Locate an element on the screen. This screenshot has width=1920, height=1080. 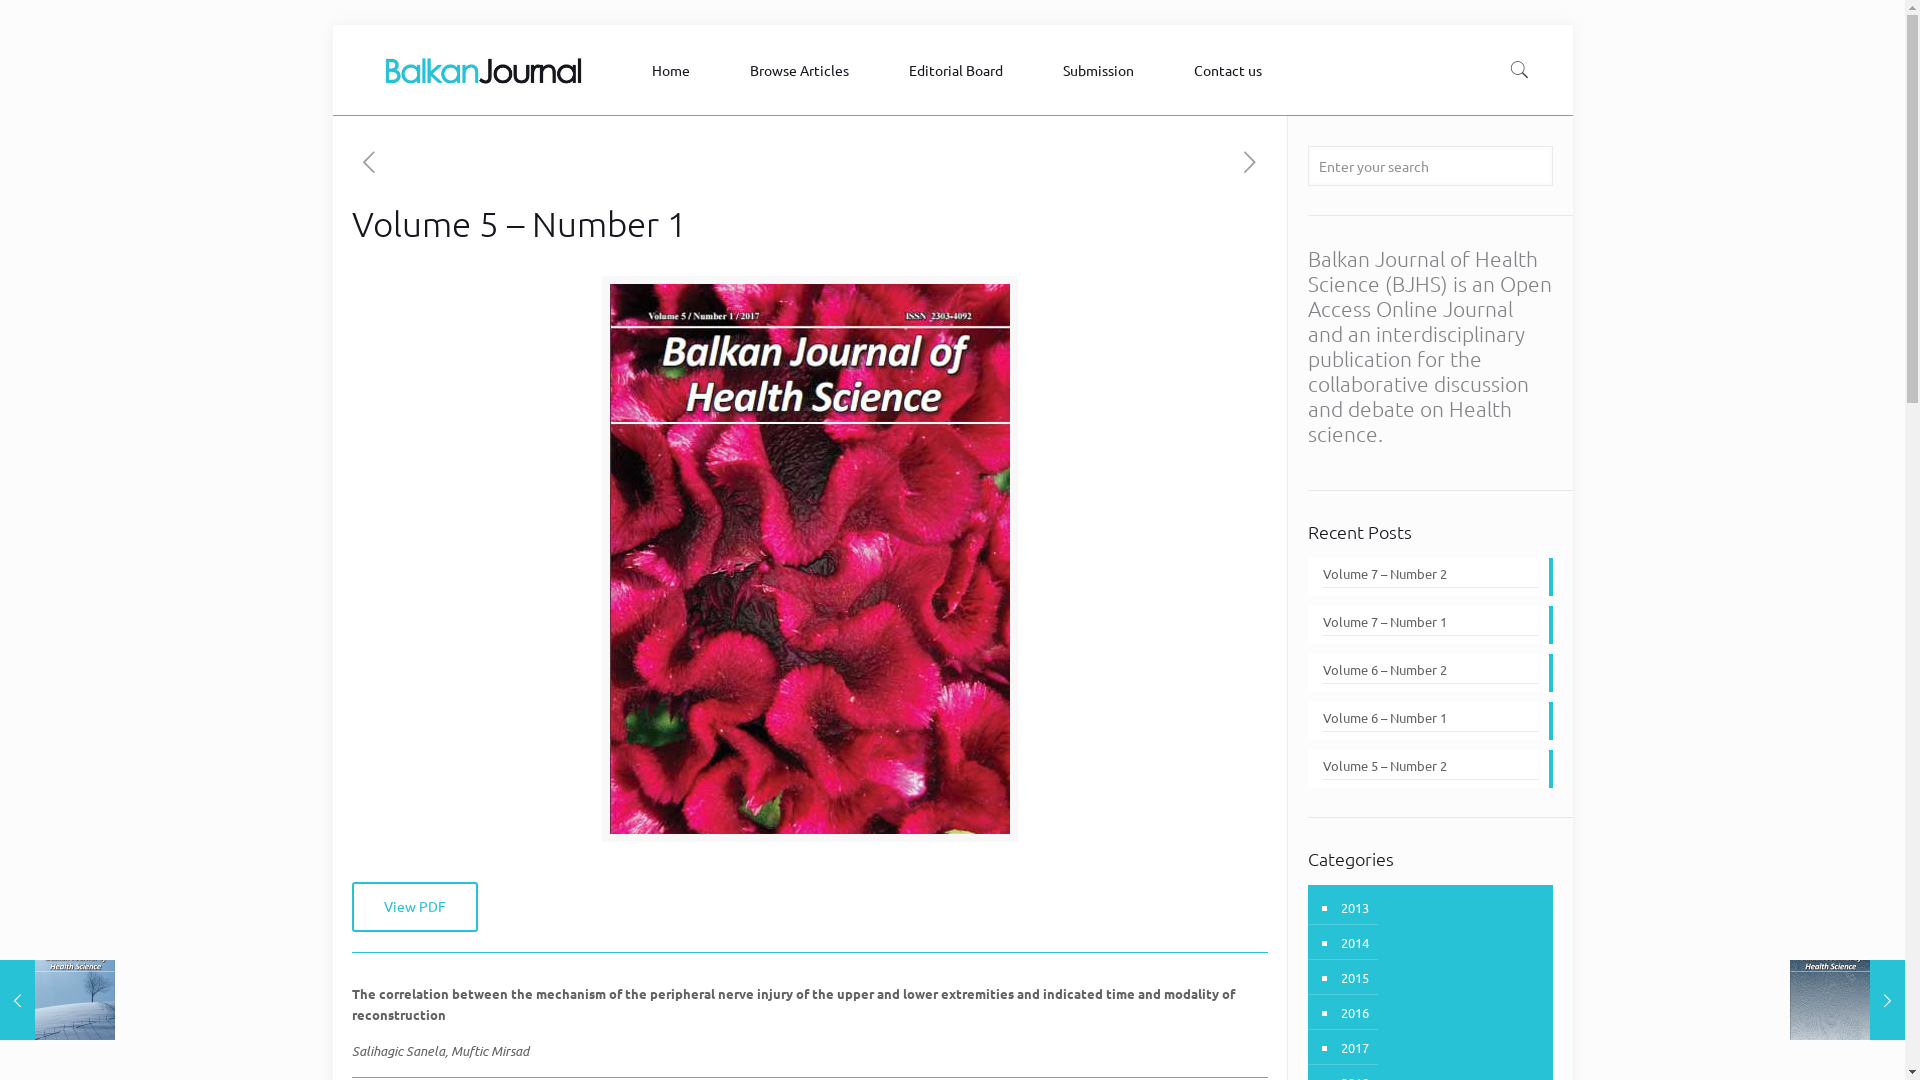
'Submission' is located at coordinates (1102, 68).